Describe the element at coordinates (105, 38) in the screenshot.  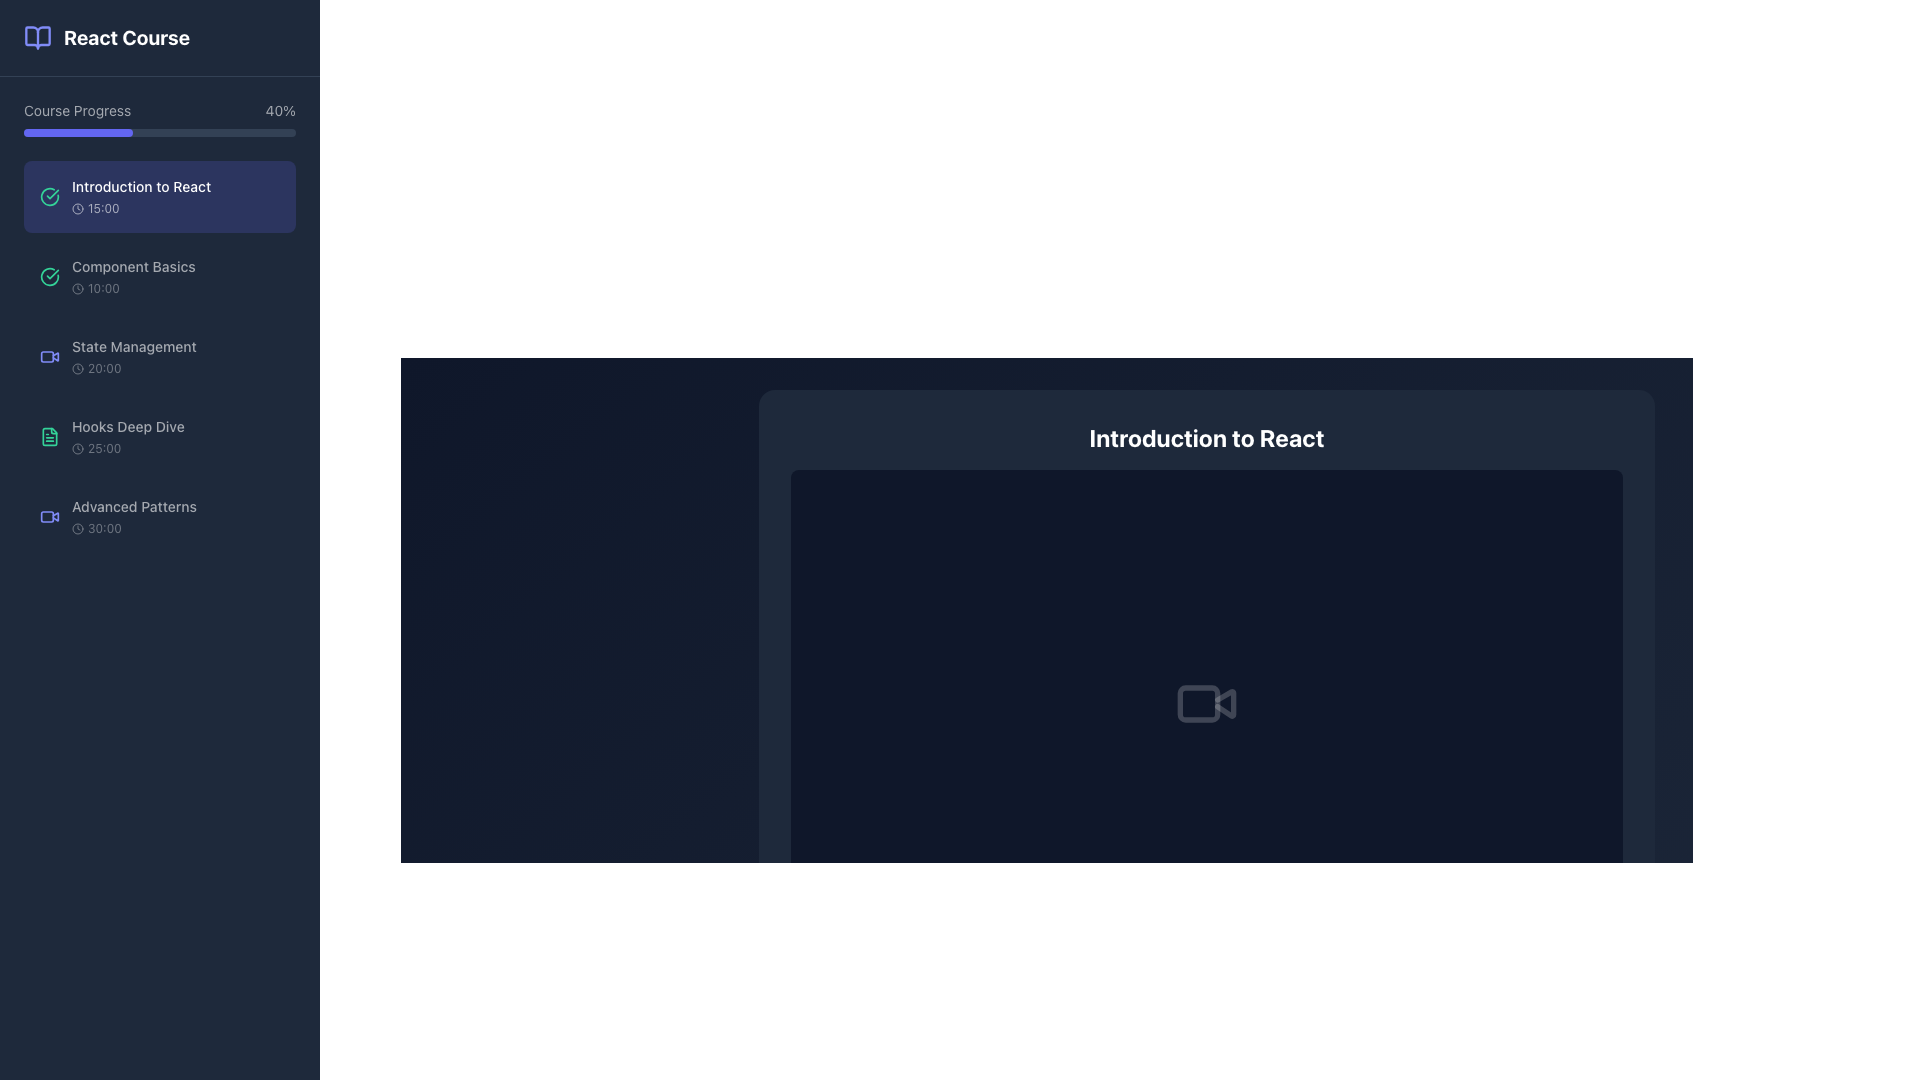
I see `the header element labeled 'React Course' which is styled in bold white font and has a book icon in indigo color on its left, located near the top-left of the sidebar` at that location.